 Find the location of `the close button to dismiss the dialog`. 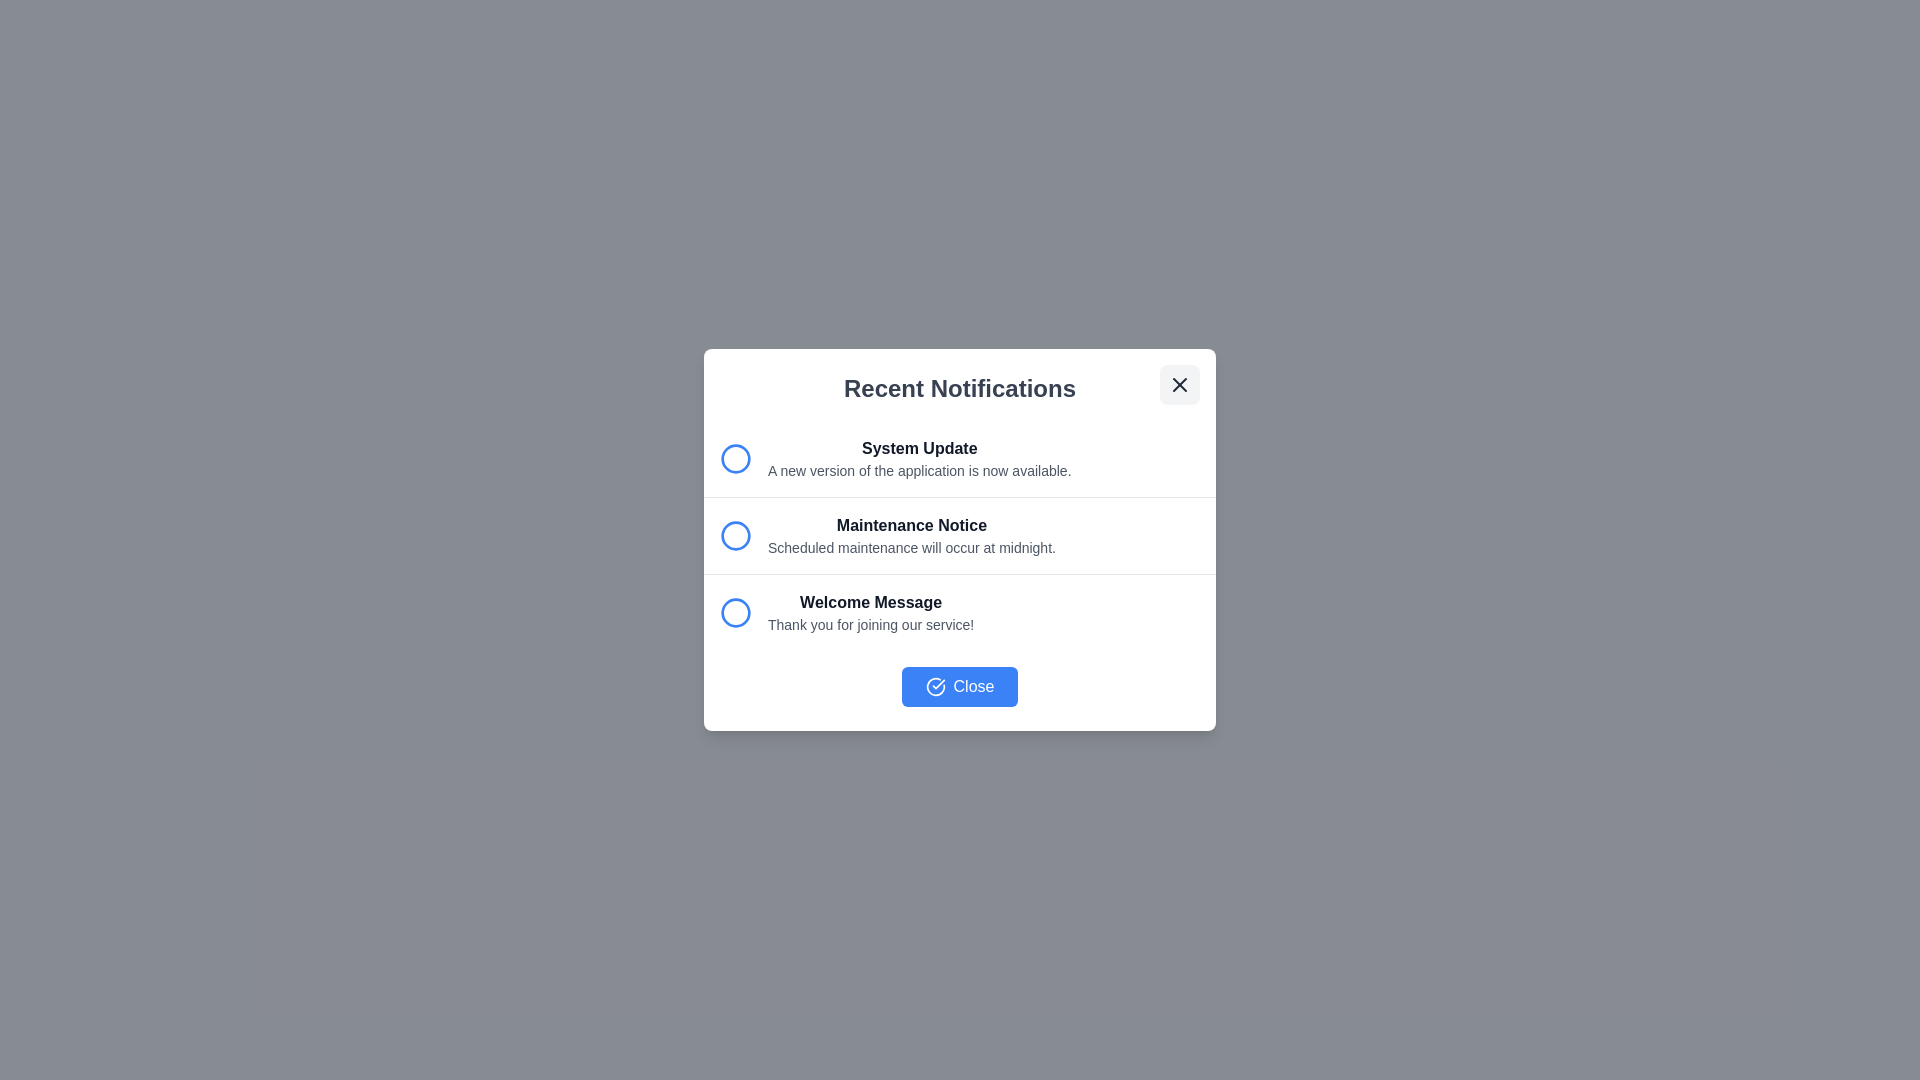

the close button to dismiss the dialog is located at coordinates (1180, 385).